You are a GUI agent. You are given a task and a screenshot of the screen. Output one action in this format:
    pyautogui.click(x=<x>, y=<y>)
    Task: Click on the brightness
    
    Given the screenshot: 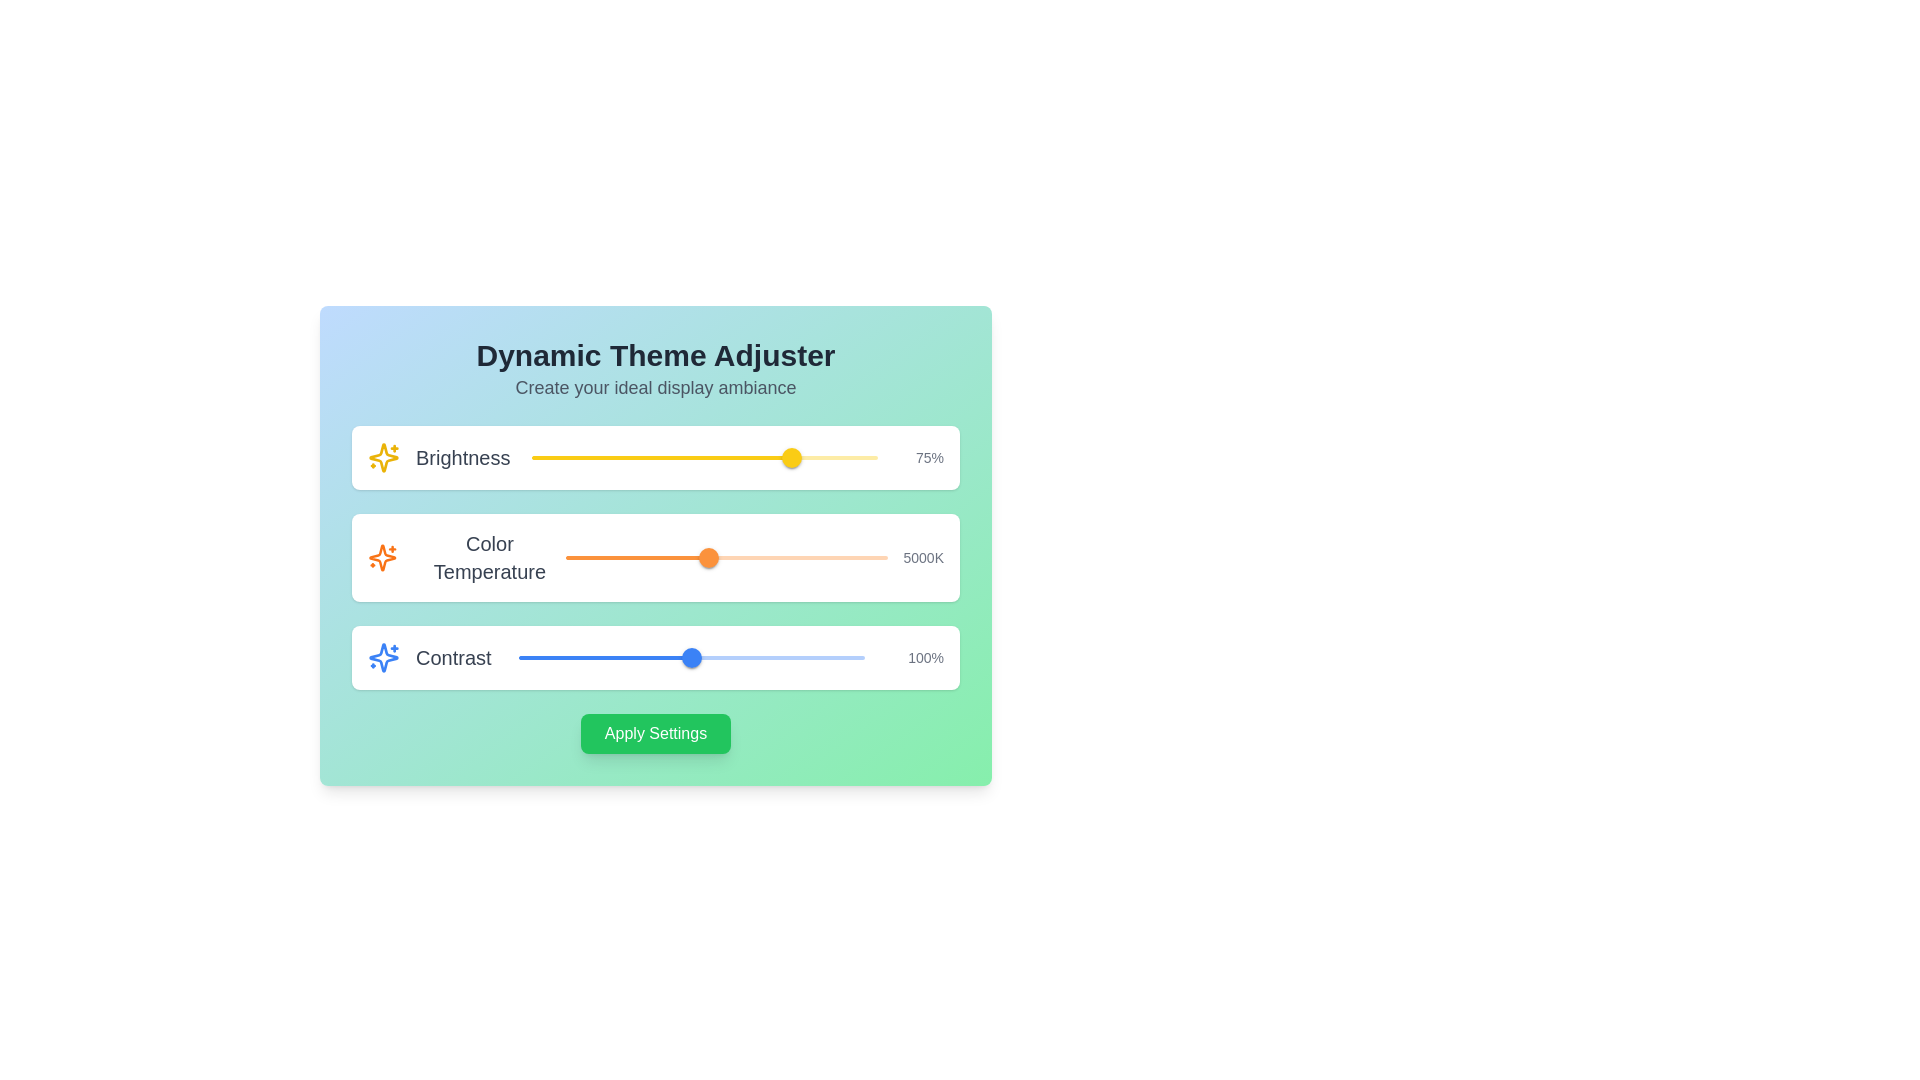 What is the action you would take?
    pyautogui.click(x=776, y=458)
    